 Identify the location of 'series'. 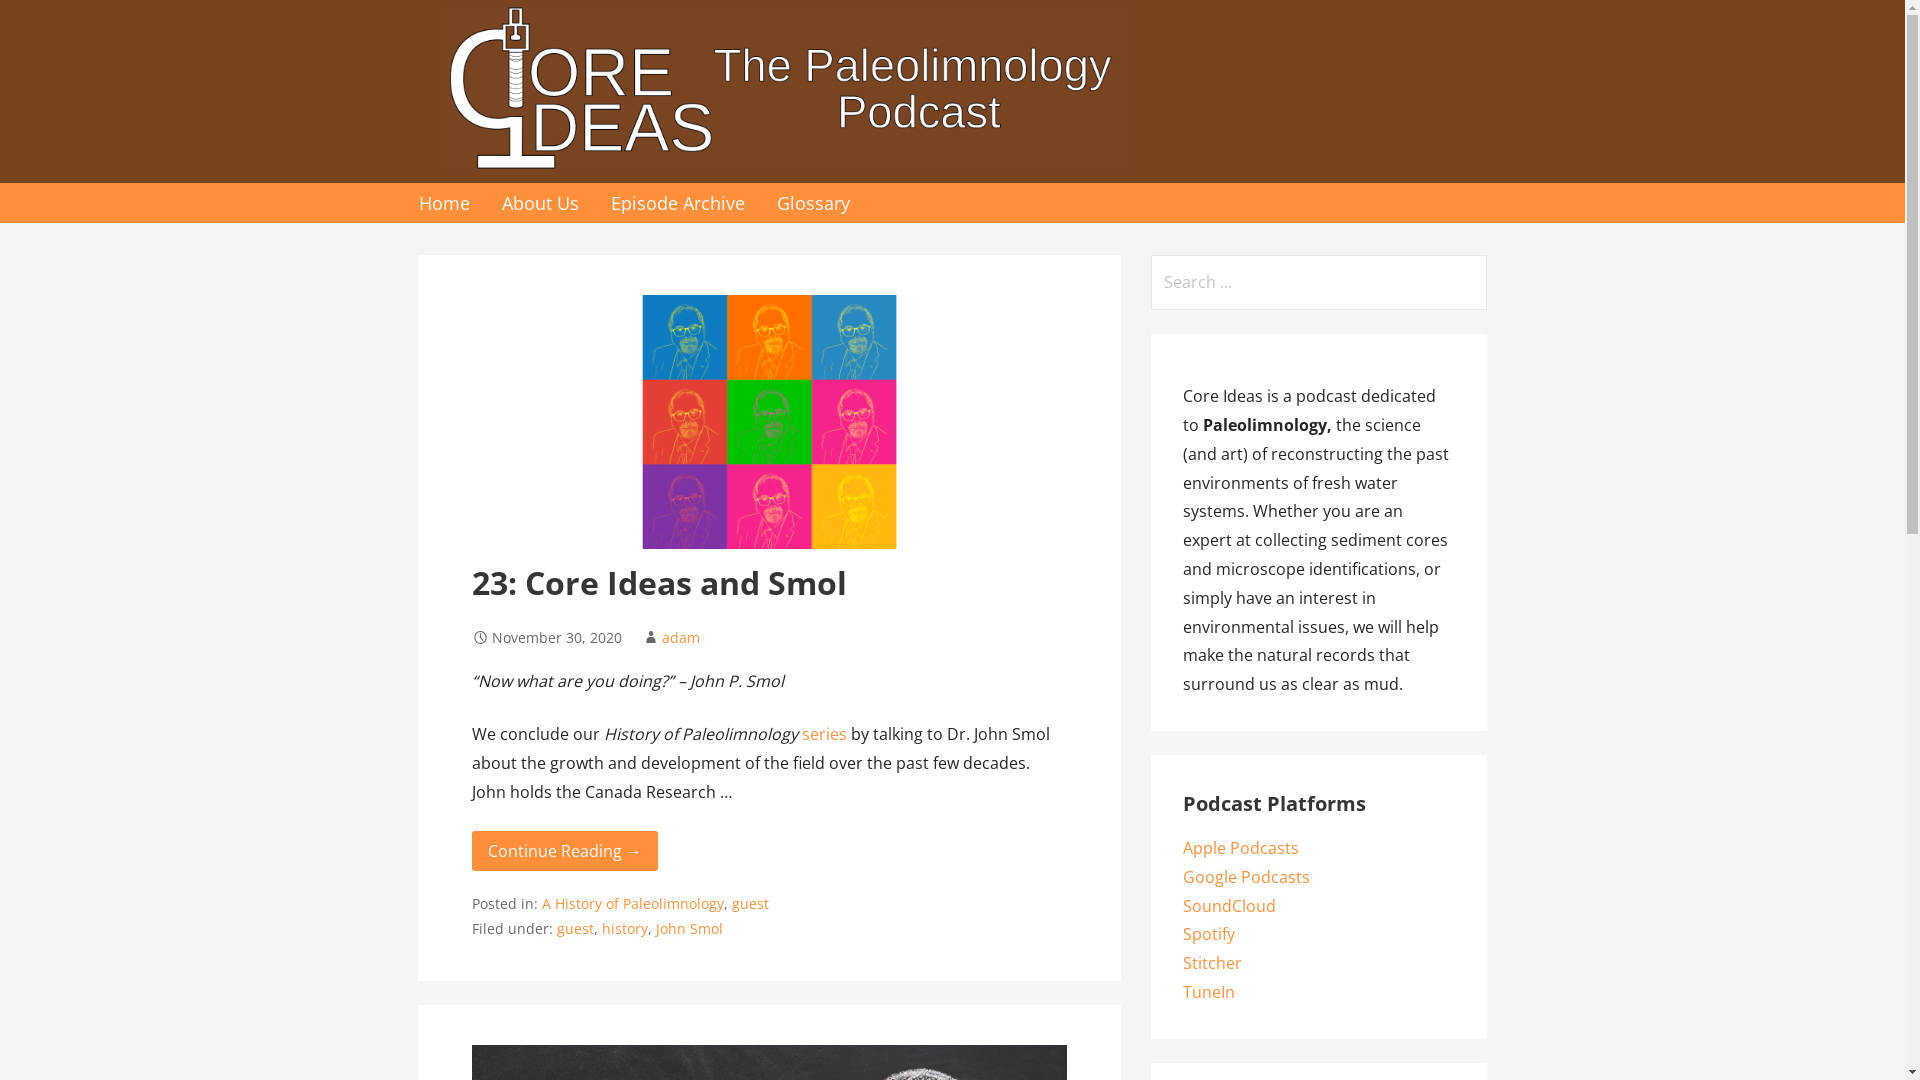
(824, 733).